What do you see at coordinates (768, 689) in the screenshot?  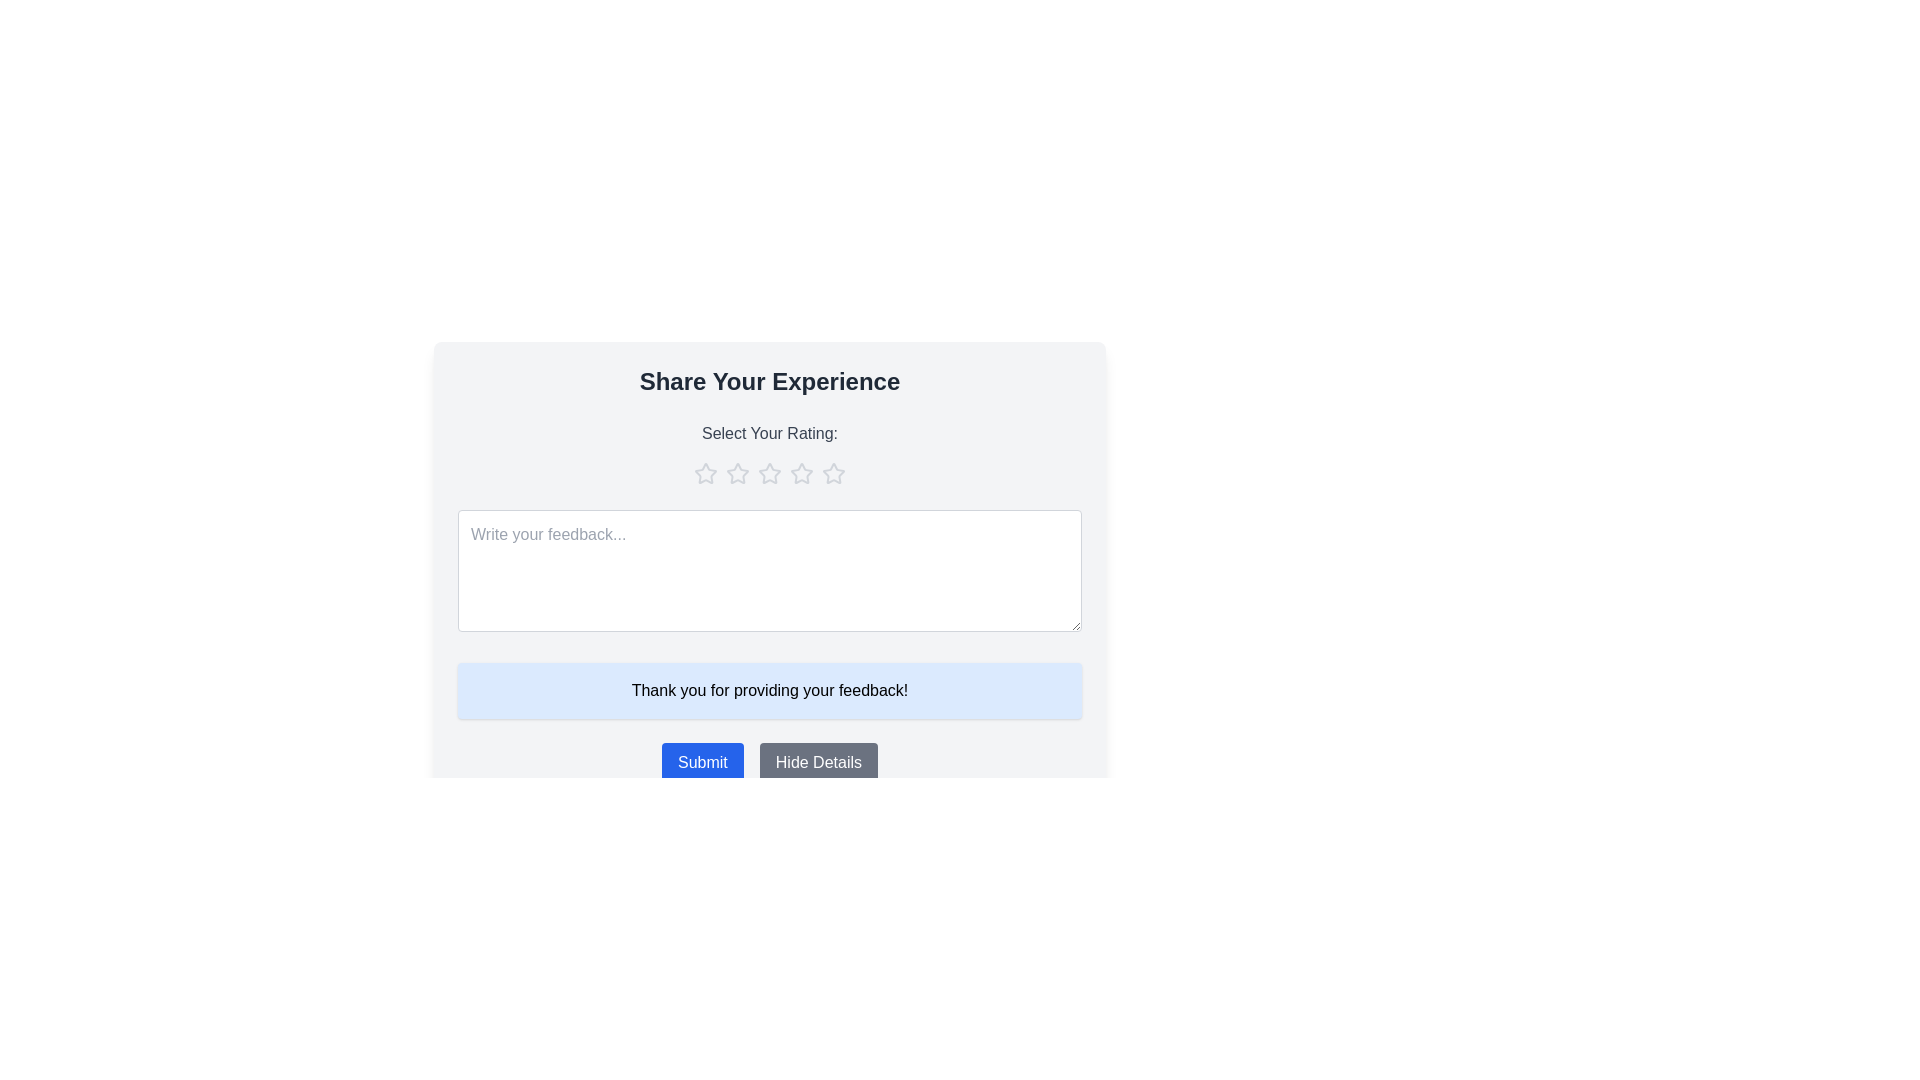 I see `the static informational message that acknowledges the user's feedback submission, located below the feedback input box and above the action buttons` at bounding box center [768, 689].